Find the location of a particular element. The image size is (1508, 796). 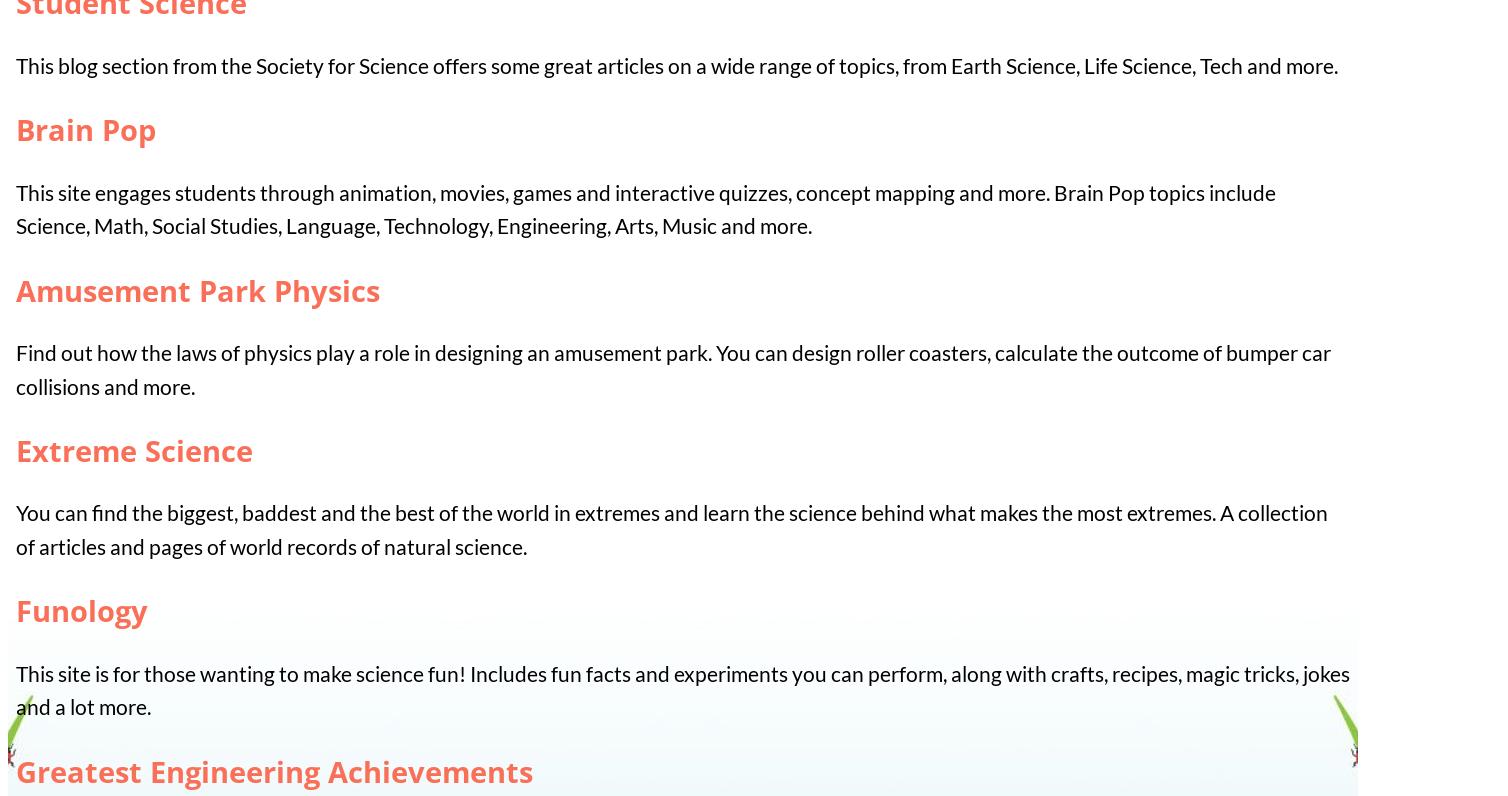

'Find out how the laws of physics play a role in designing an amusement park.  You can design roller coasters, calculate the outcome of bumper car collisions and more.' is located at coordinates (672, 368).